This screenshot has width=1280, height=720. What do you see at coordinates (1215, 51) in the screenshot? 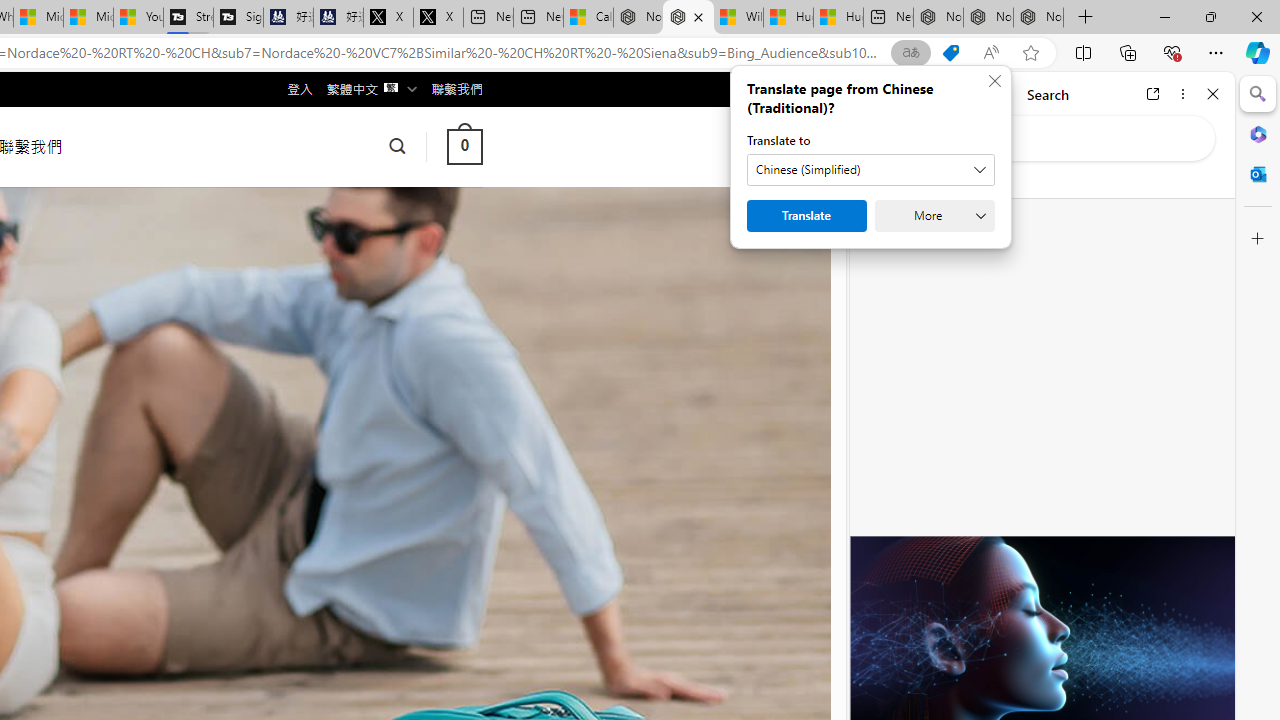
I see `'Settings and more (Alt+F)'` at bounding box center [1215, 51].